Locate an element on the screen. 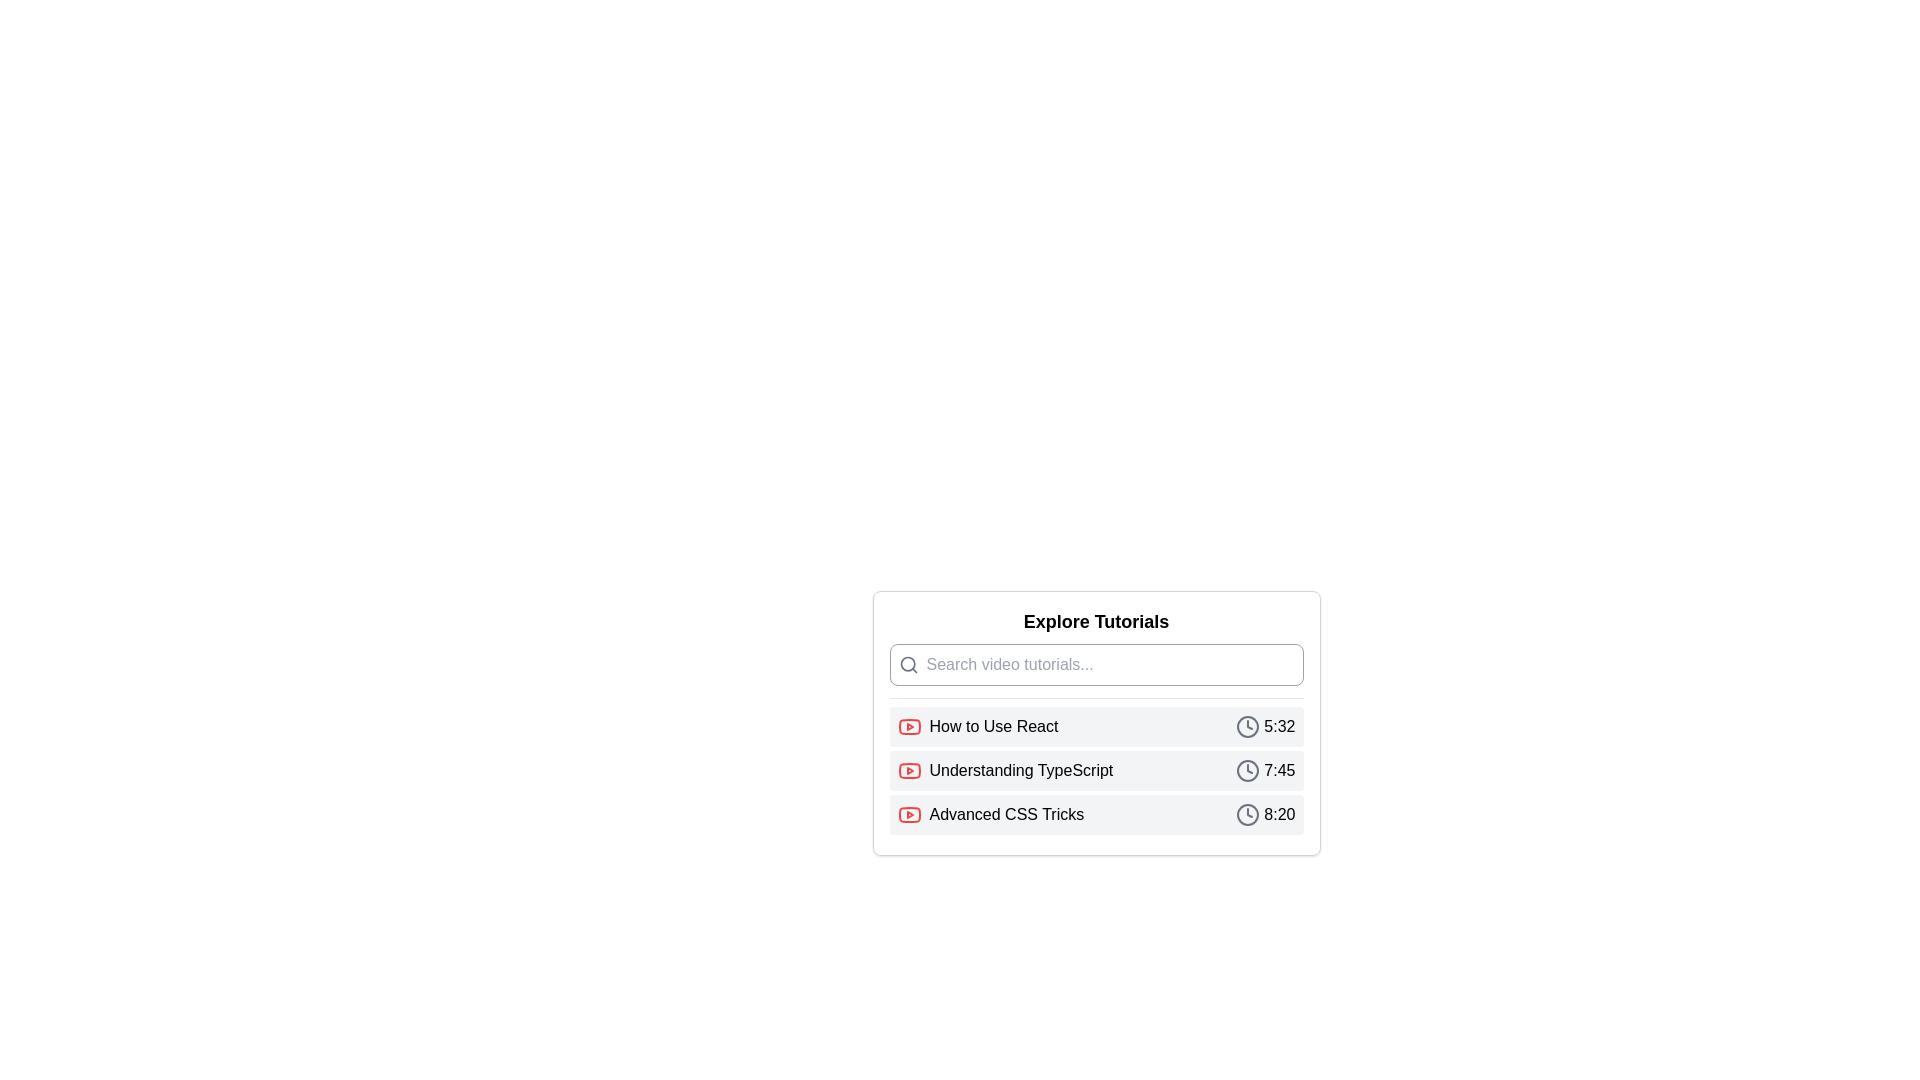 The height and width of the screenshot is (1080, 1920). the text label displaying '8:20' located at the bottom-right of the 'Advanced CSS Tricks' list item to invoke a linked action is located at coordinates (1278, 814).